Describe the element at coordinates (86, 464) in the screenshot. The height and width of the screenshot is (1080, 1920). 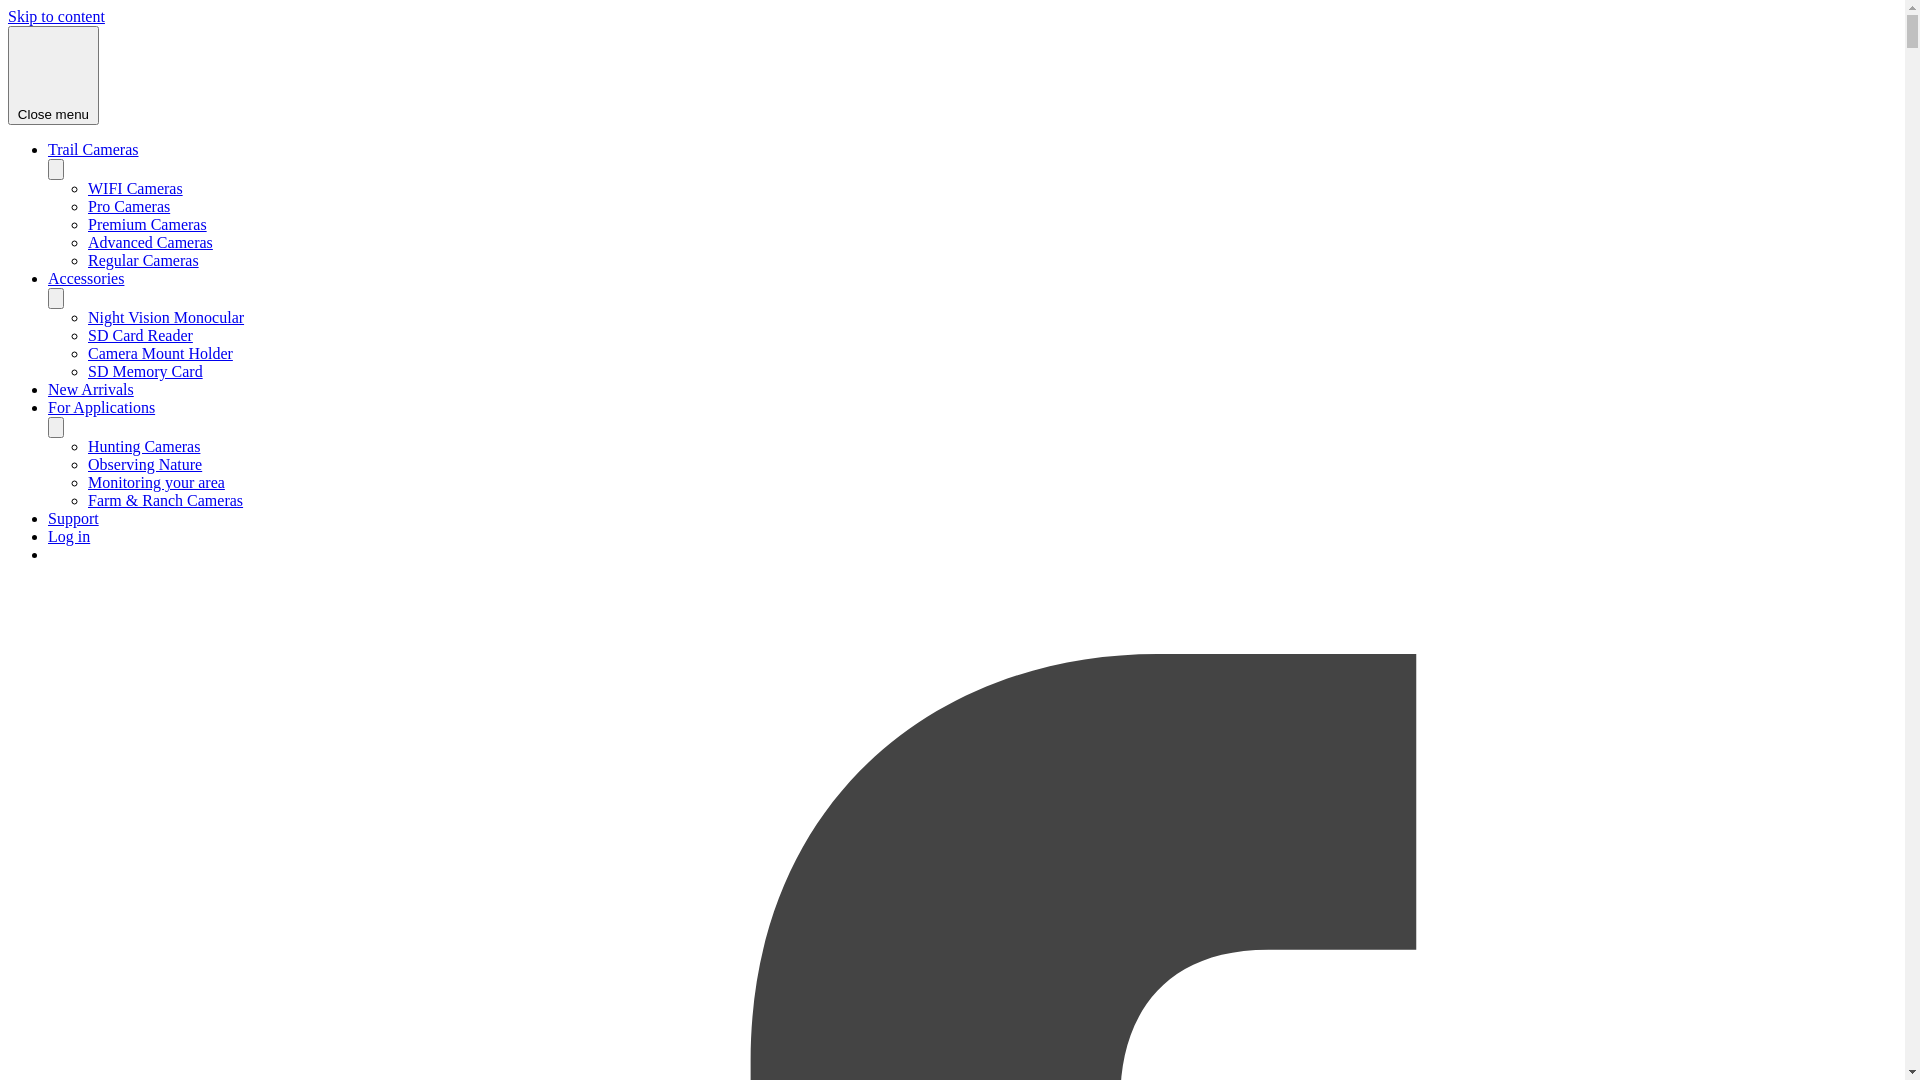
I see `'Observing Nature'` at that location.